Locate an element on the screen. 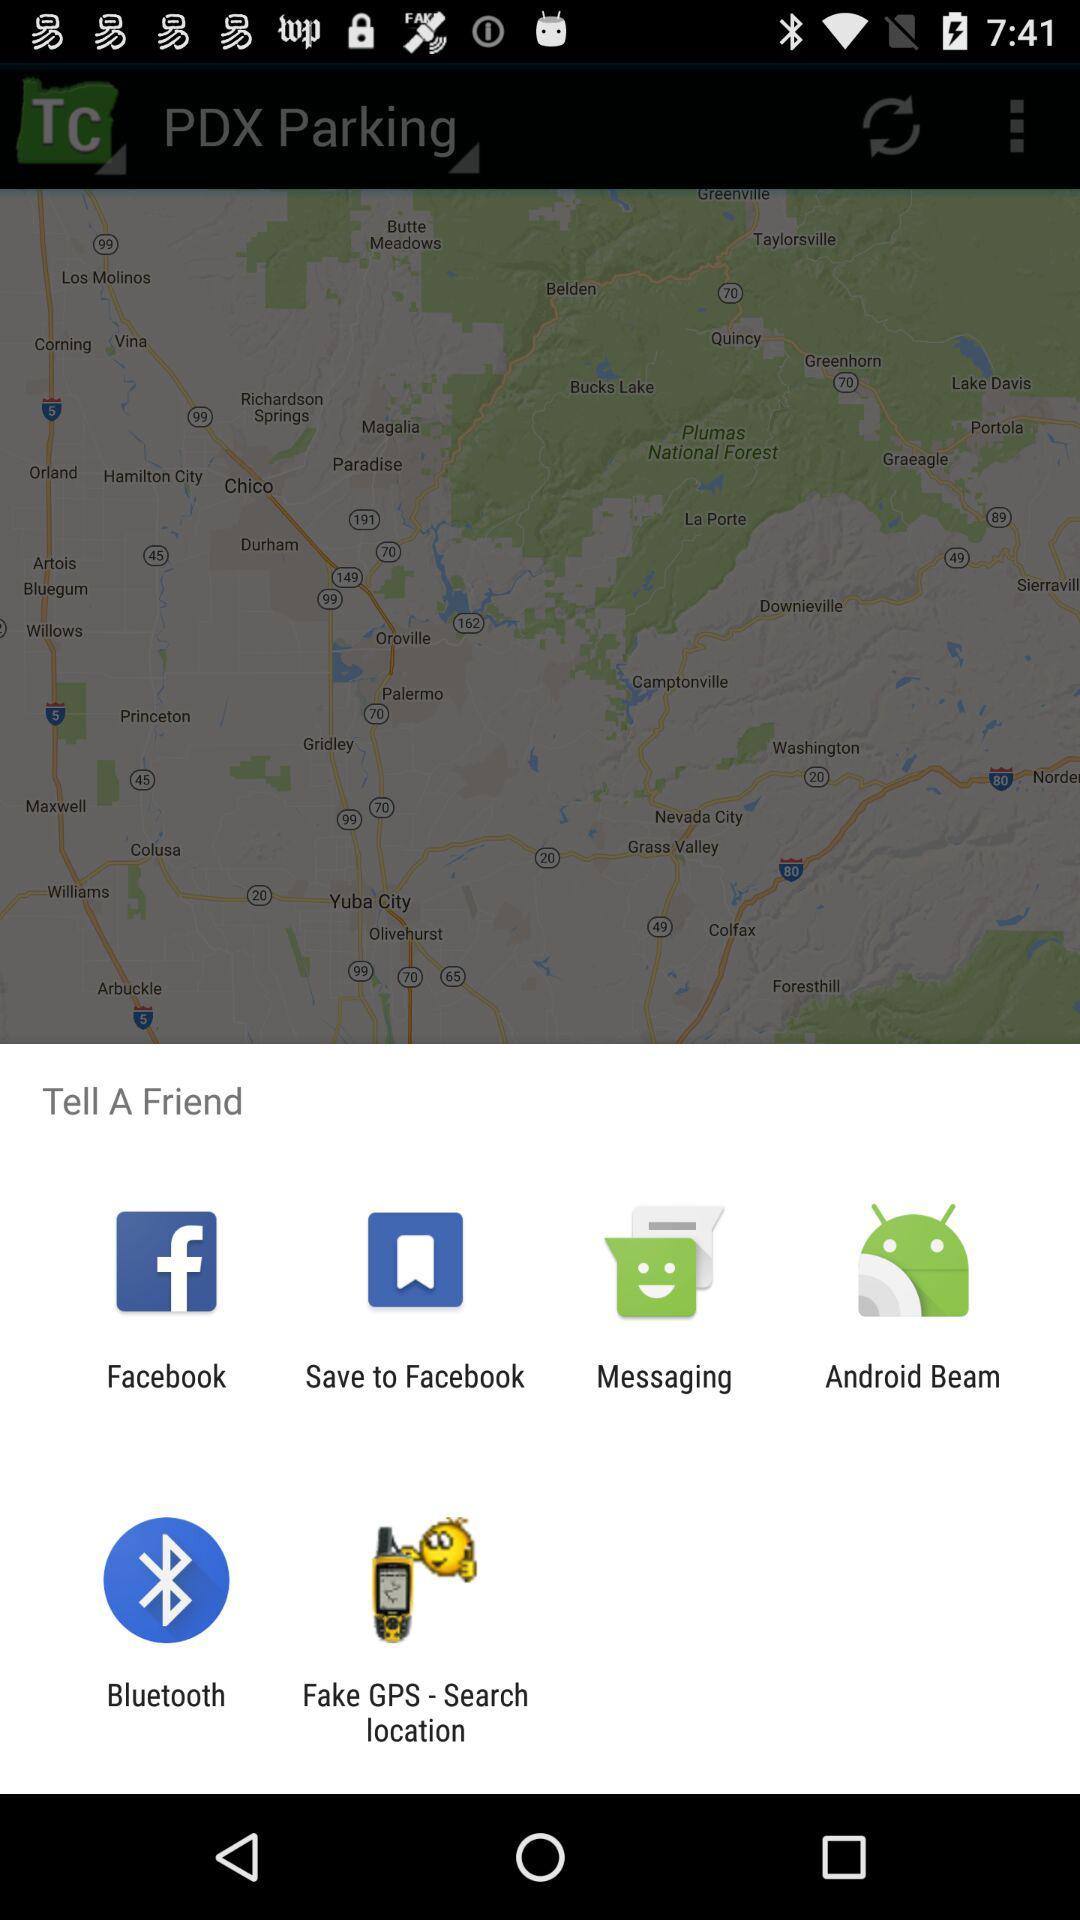 This screenshot has height=1920, width=1080. fake gps search app is located at coordinates (414, 1711).